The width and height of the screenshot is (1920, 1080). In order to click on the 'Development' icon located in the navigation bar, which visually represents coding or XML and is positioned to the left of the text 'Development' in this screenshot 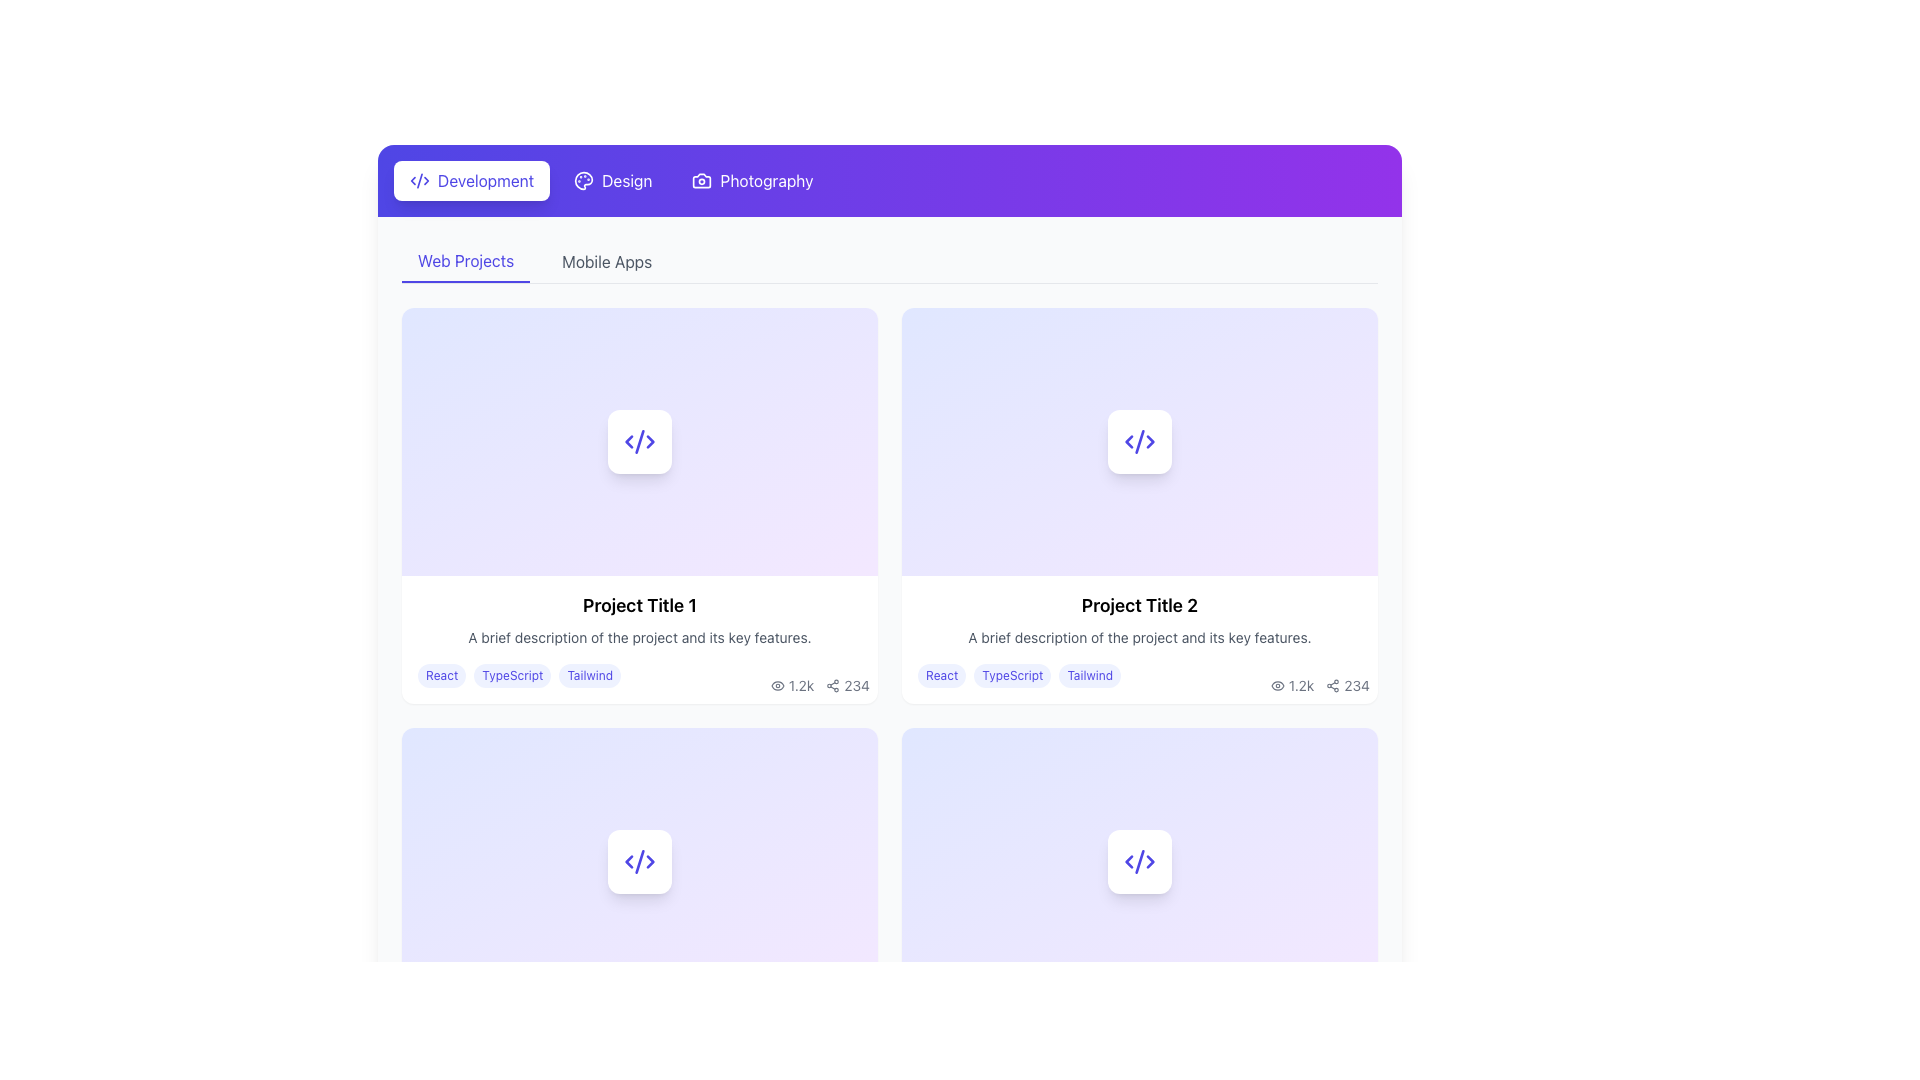, I will do `click(419, 181)`.